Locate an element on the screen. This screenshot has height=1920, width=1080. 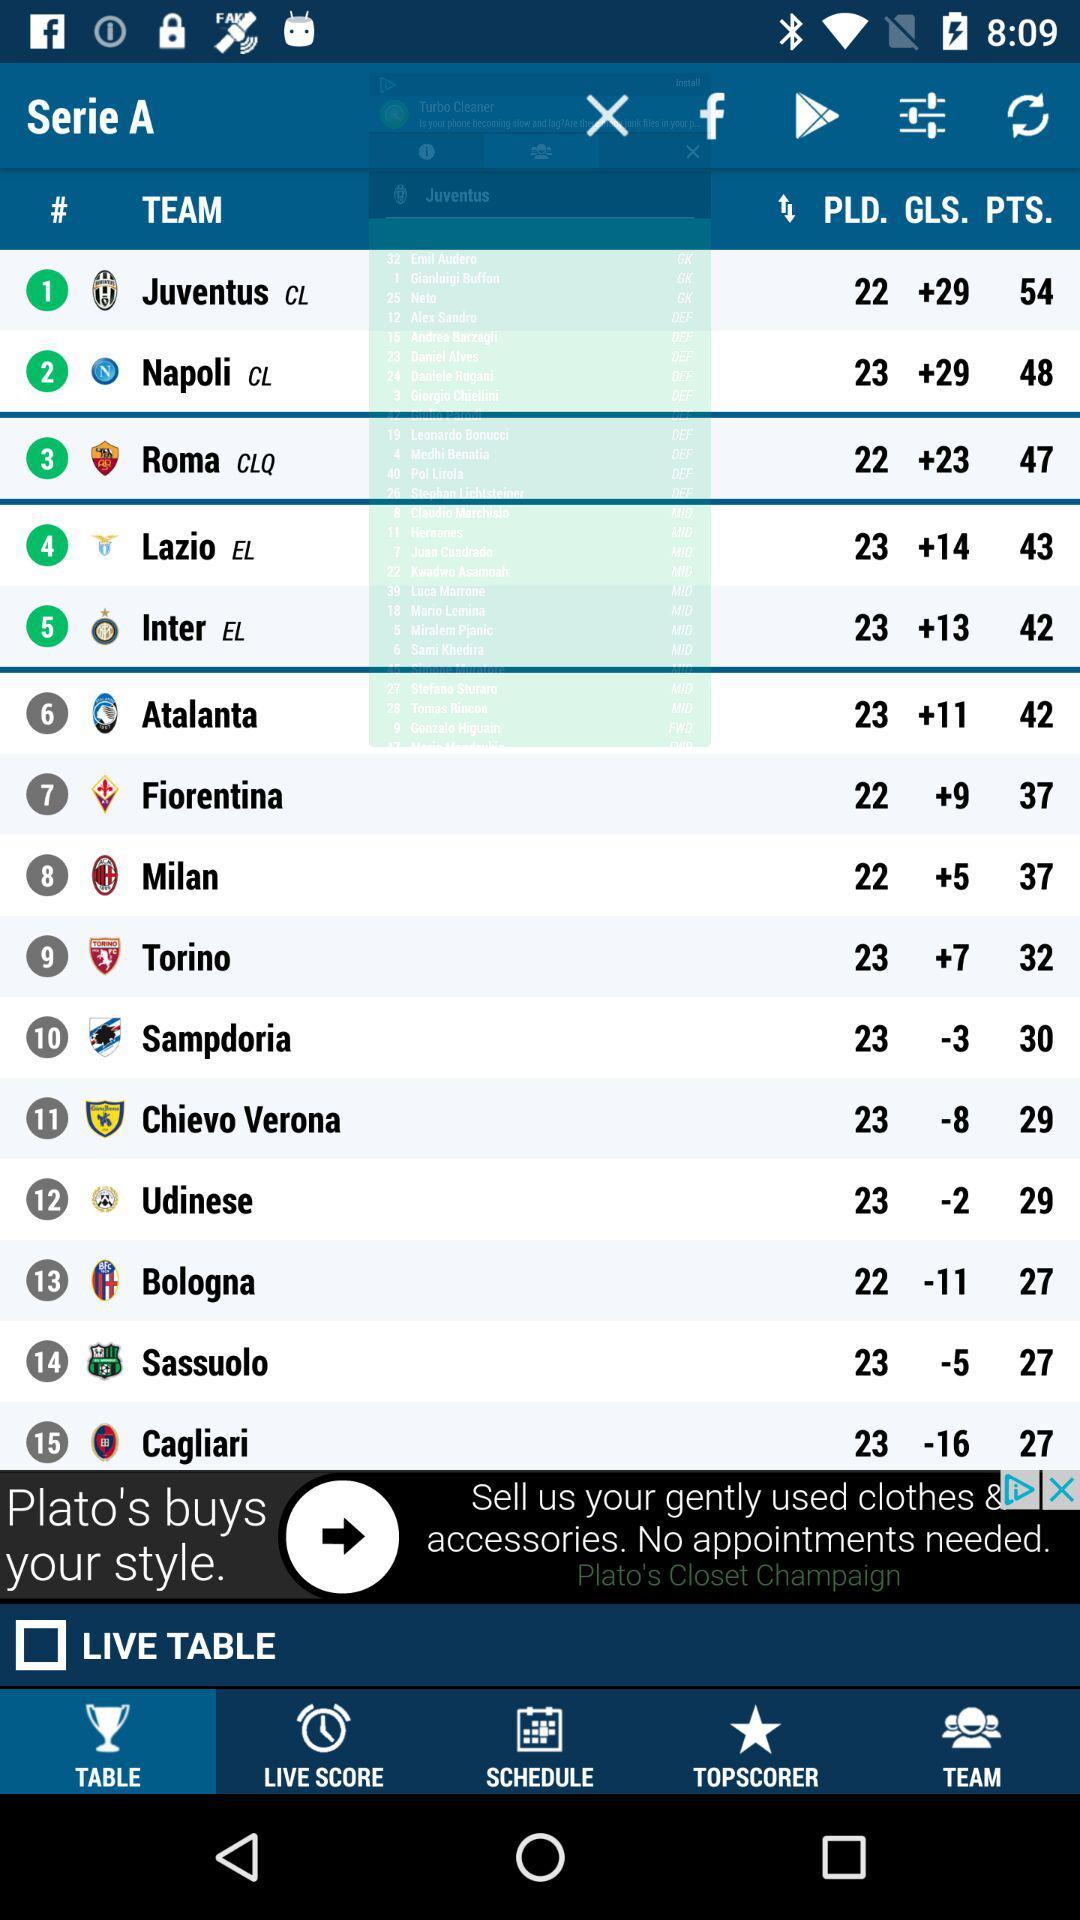
the play icon is located at coordinates (817, 114).